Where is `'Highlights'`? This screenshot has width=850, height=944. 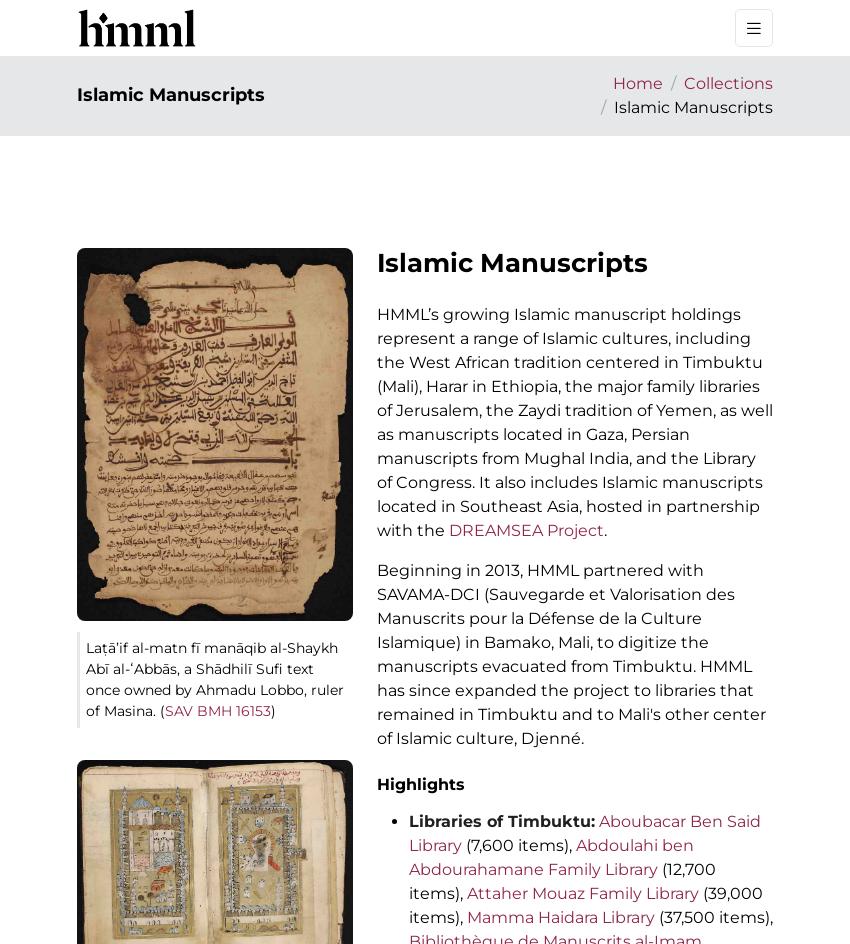 'Highlights' is located at coordinates (375, 783).